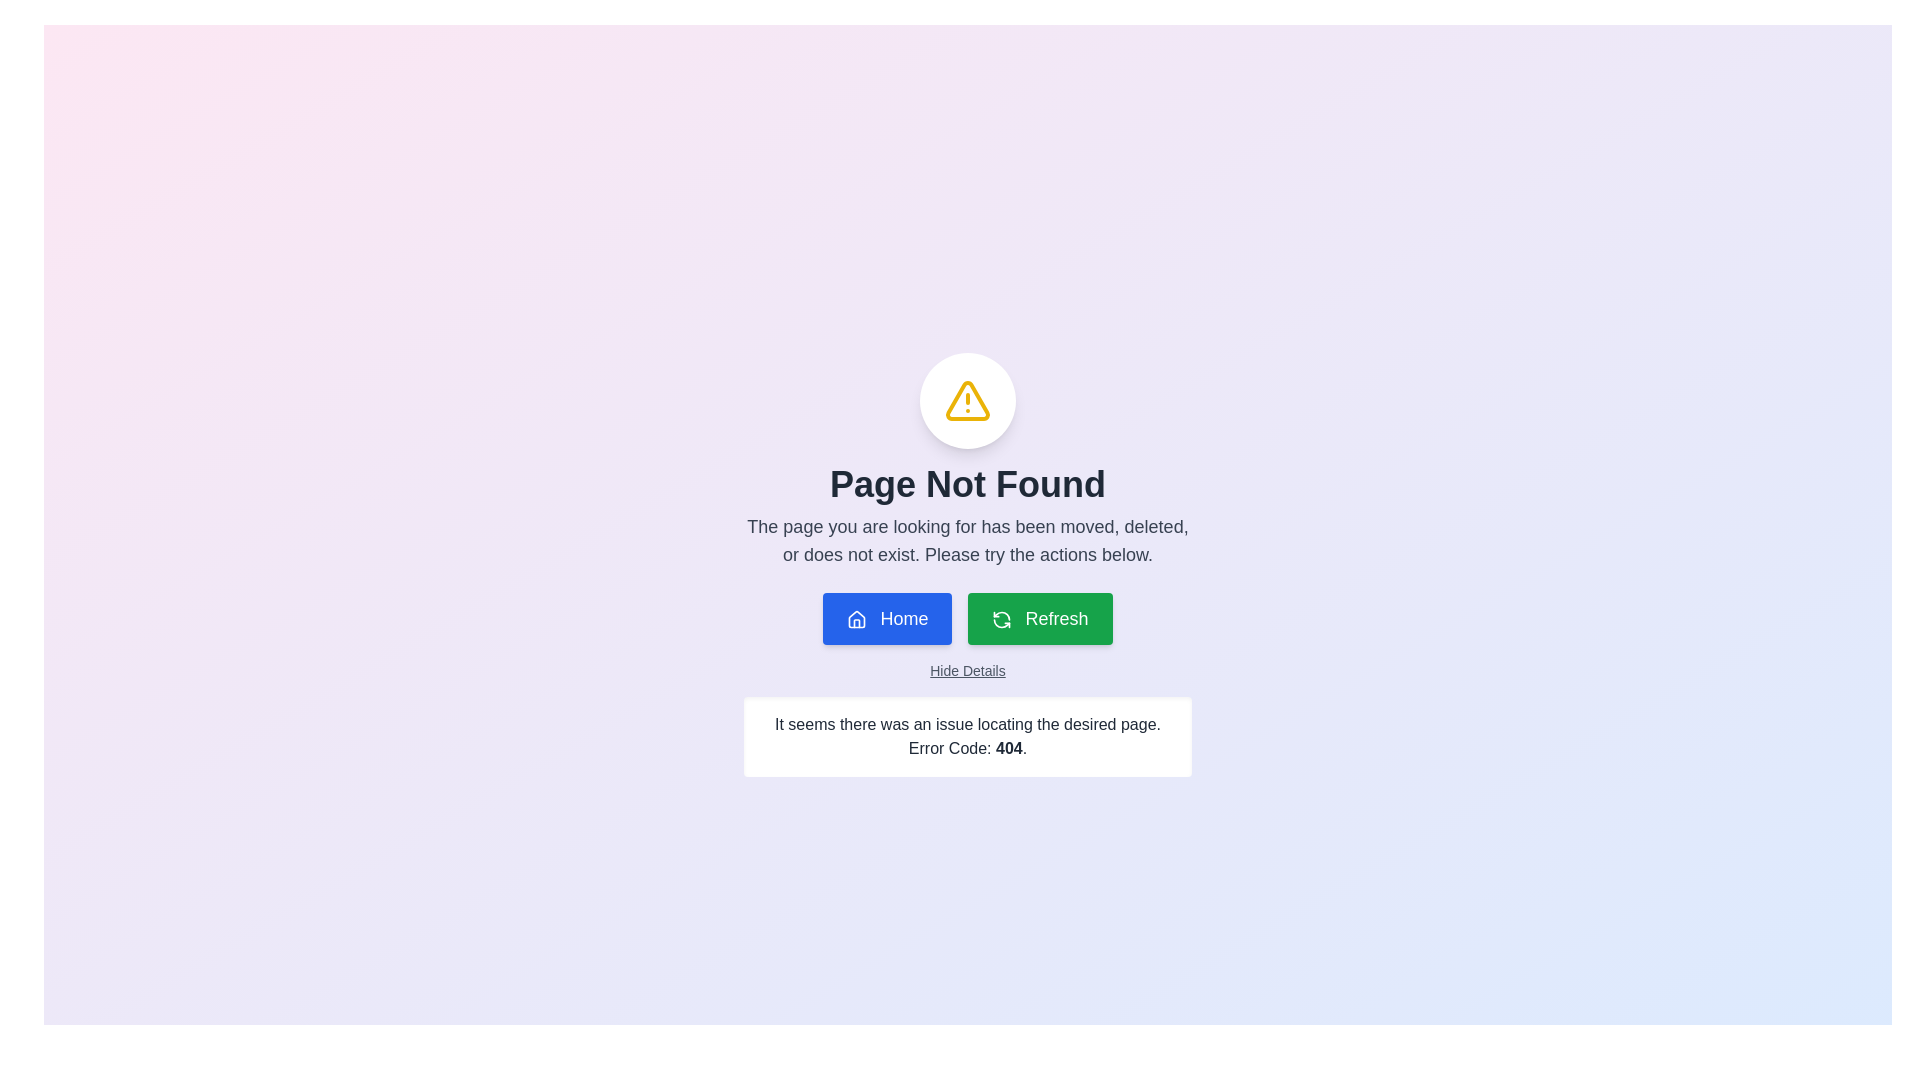 The image size is (1920, 1080). What do you see at coordinates (1002, 623) in the screenshot?
I see `the curved arrow representing the refresh icon located` at bounding box center [1002, 623].